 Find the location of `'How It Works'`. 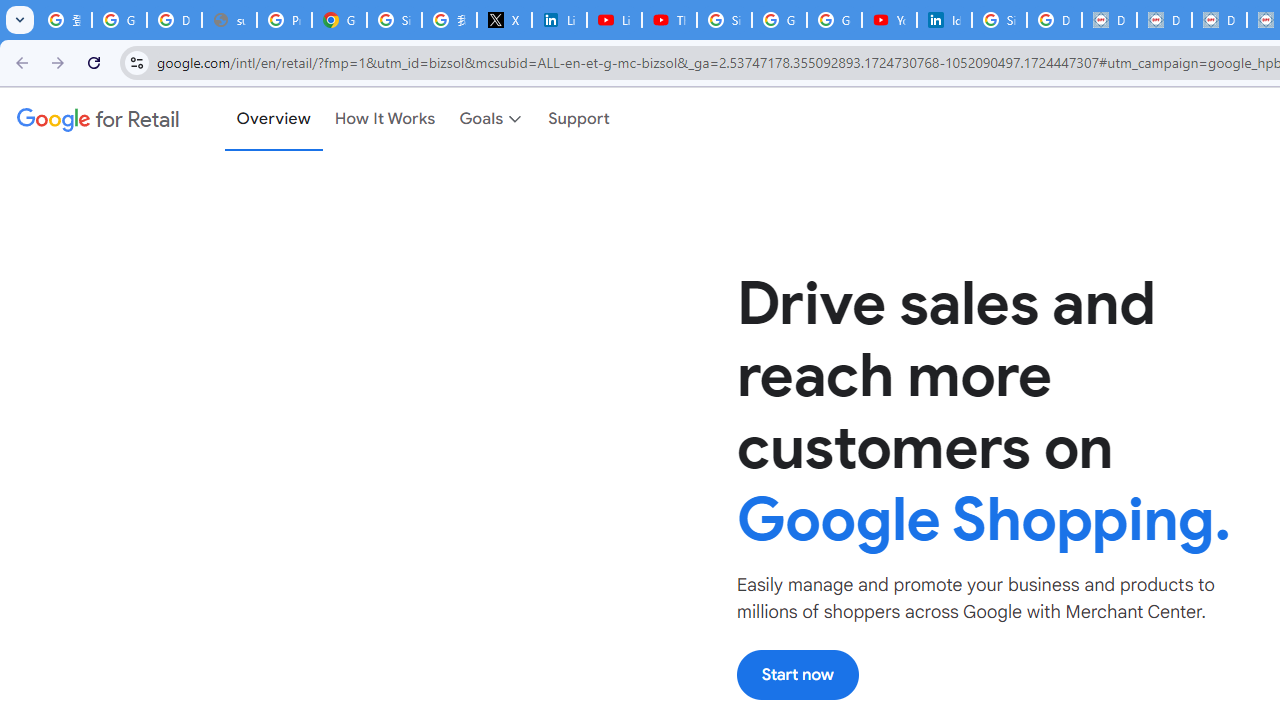

'How It Works' is located at coordinates (385, 119).